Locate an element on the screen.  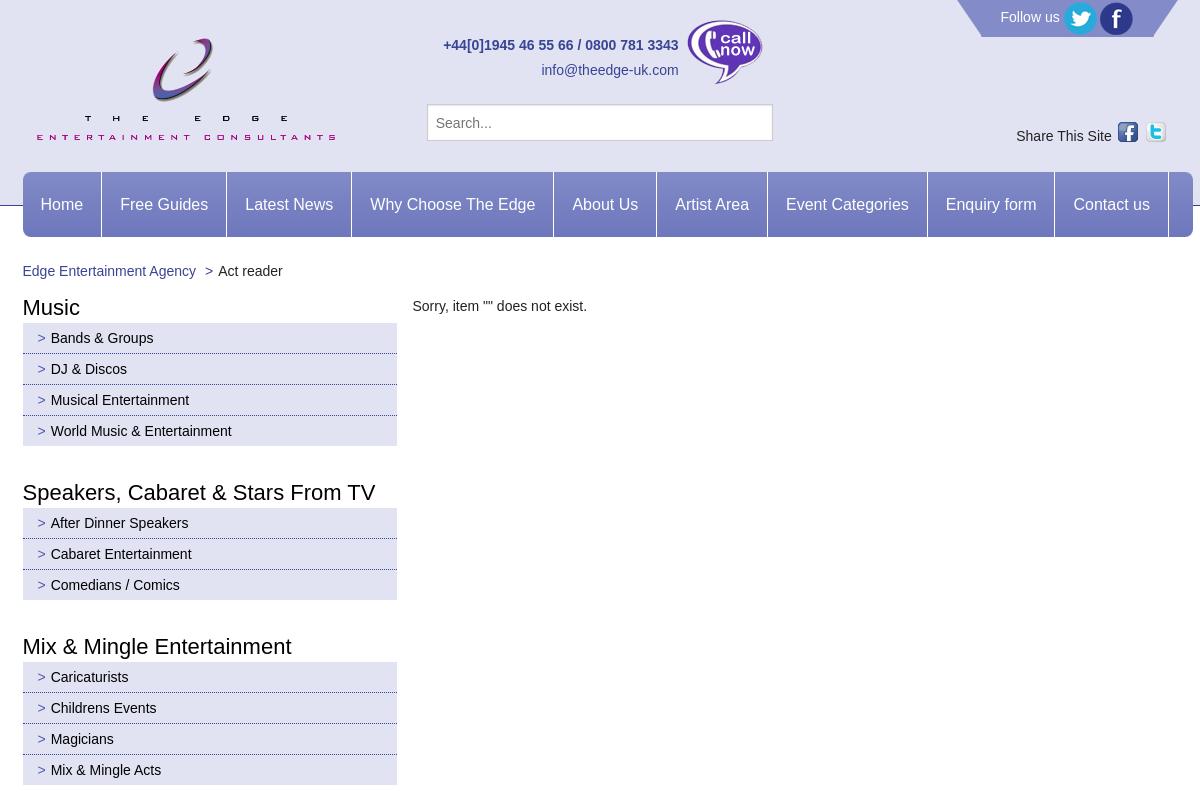
'Childrens Events' is located at coordinates (102, 706).